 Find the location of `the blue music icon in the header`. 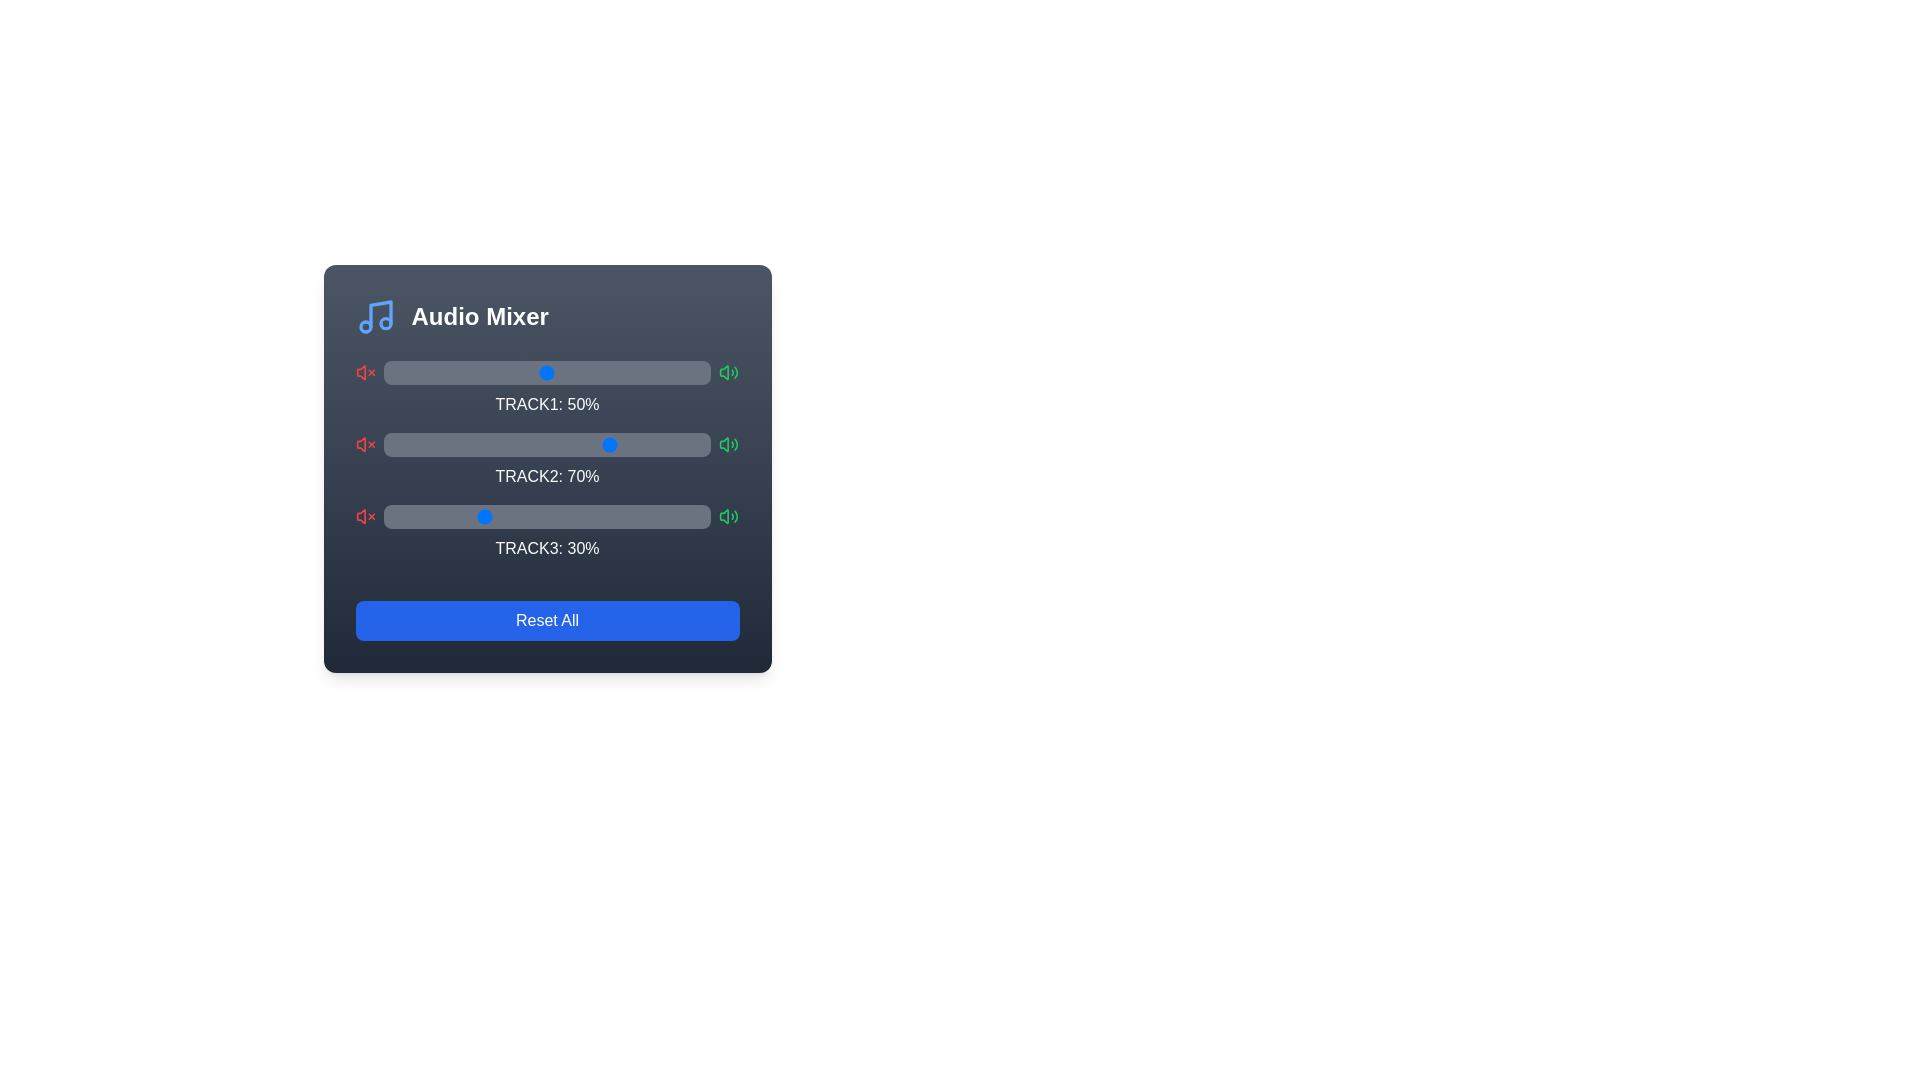

the blue music icon in the header is located at coordinates (375, 315).